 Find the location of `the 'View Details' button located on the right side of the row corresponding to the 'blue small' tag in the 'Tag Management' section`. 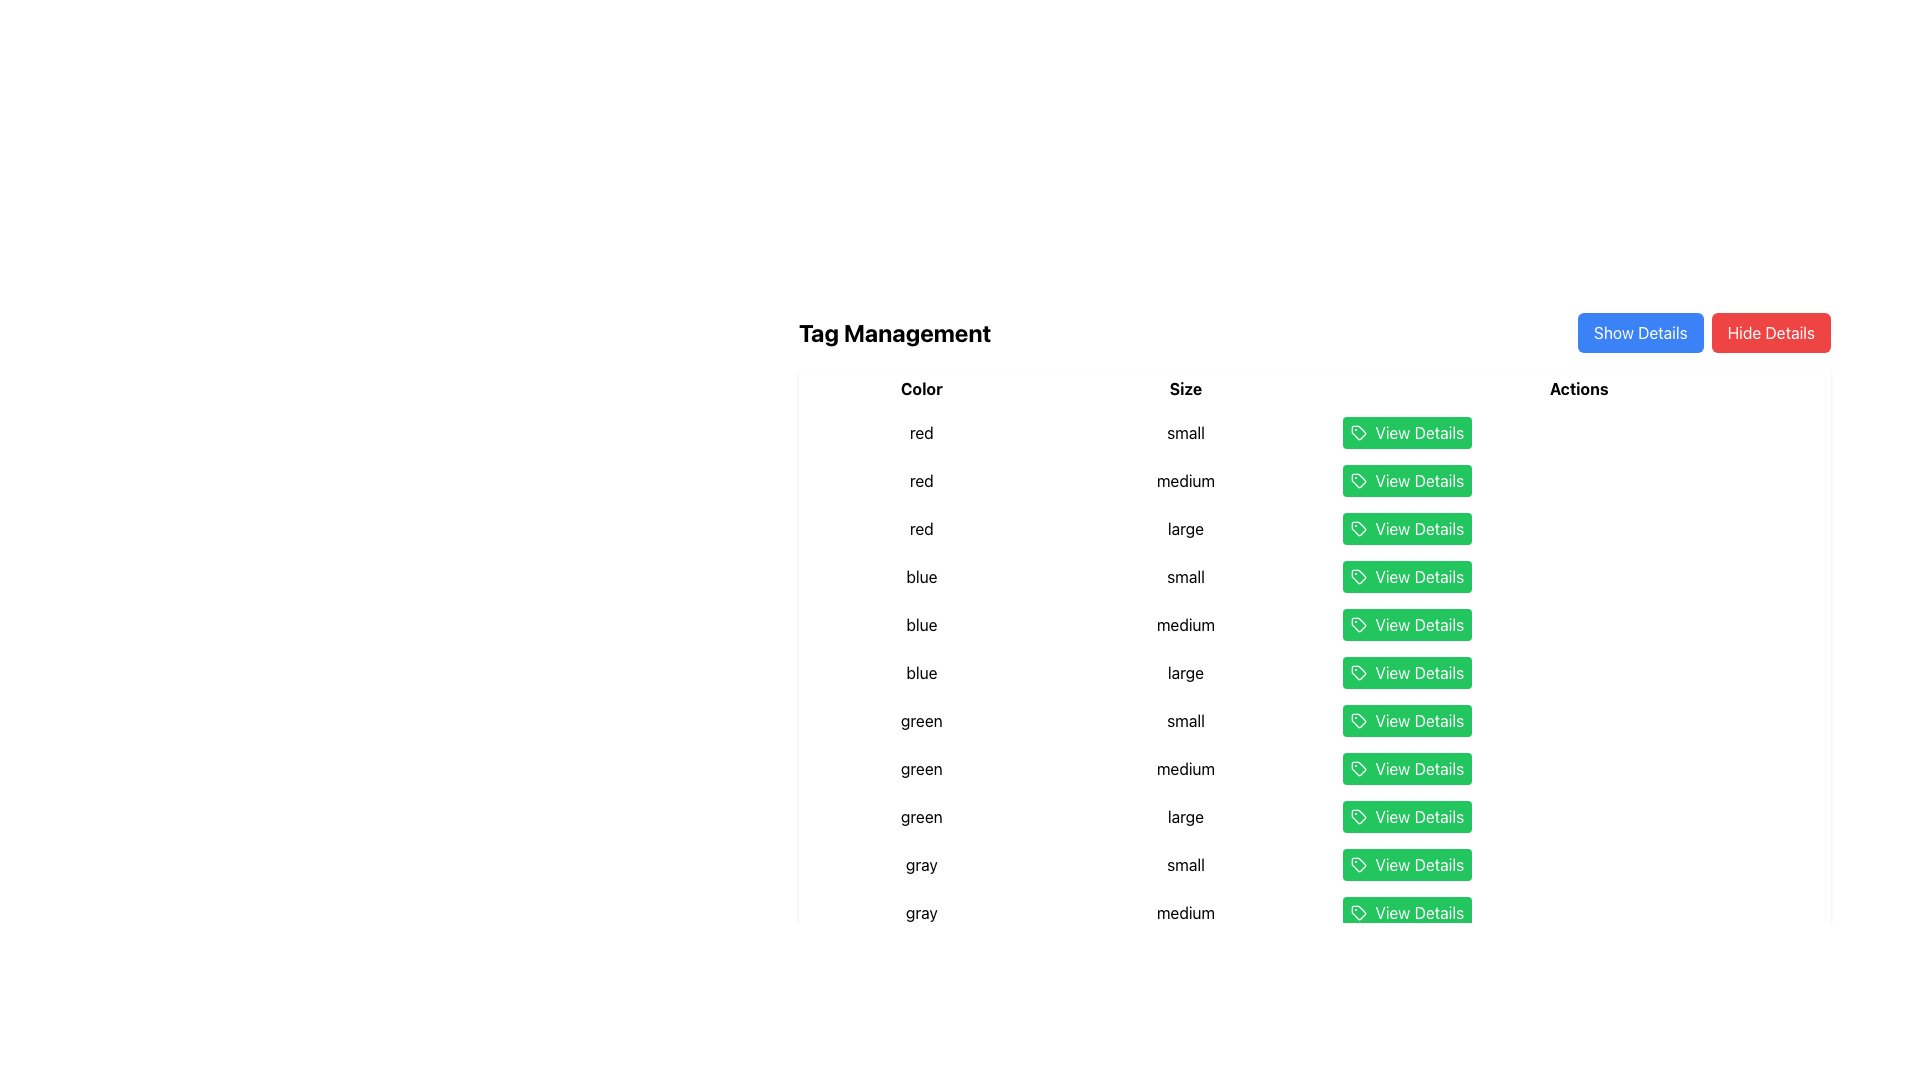

the 'View Details' button located on the right side of the row corresponding to the 'blue small' tag in the 'Tag Management' section is located at coordinates (1315, 577).